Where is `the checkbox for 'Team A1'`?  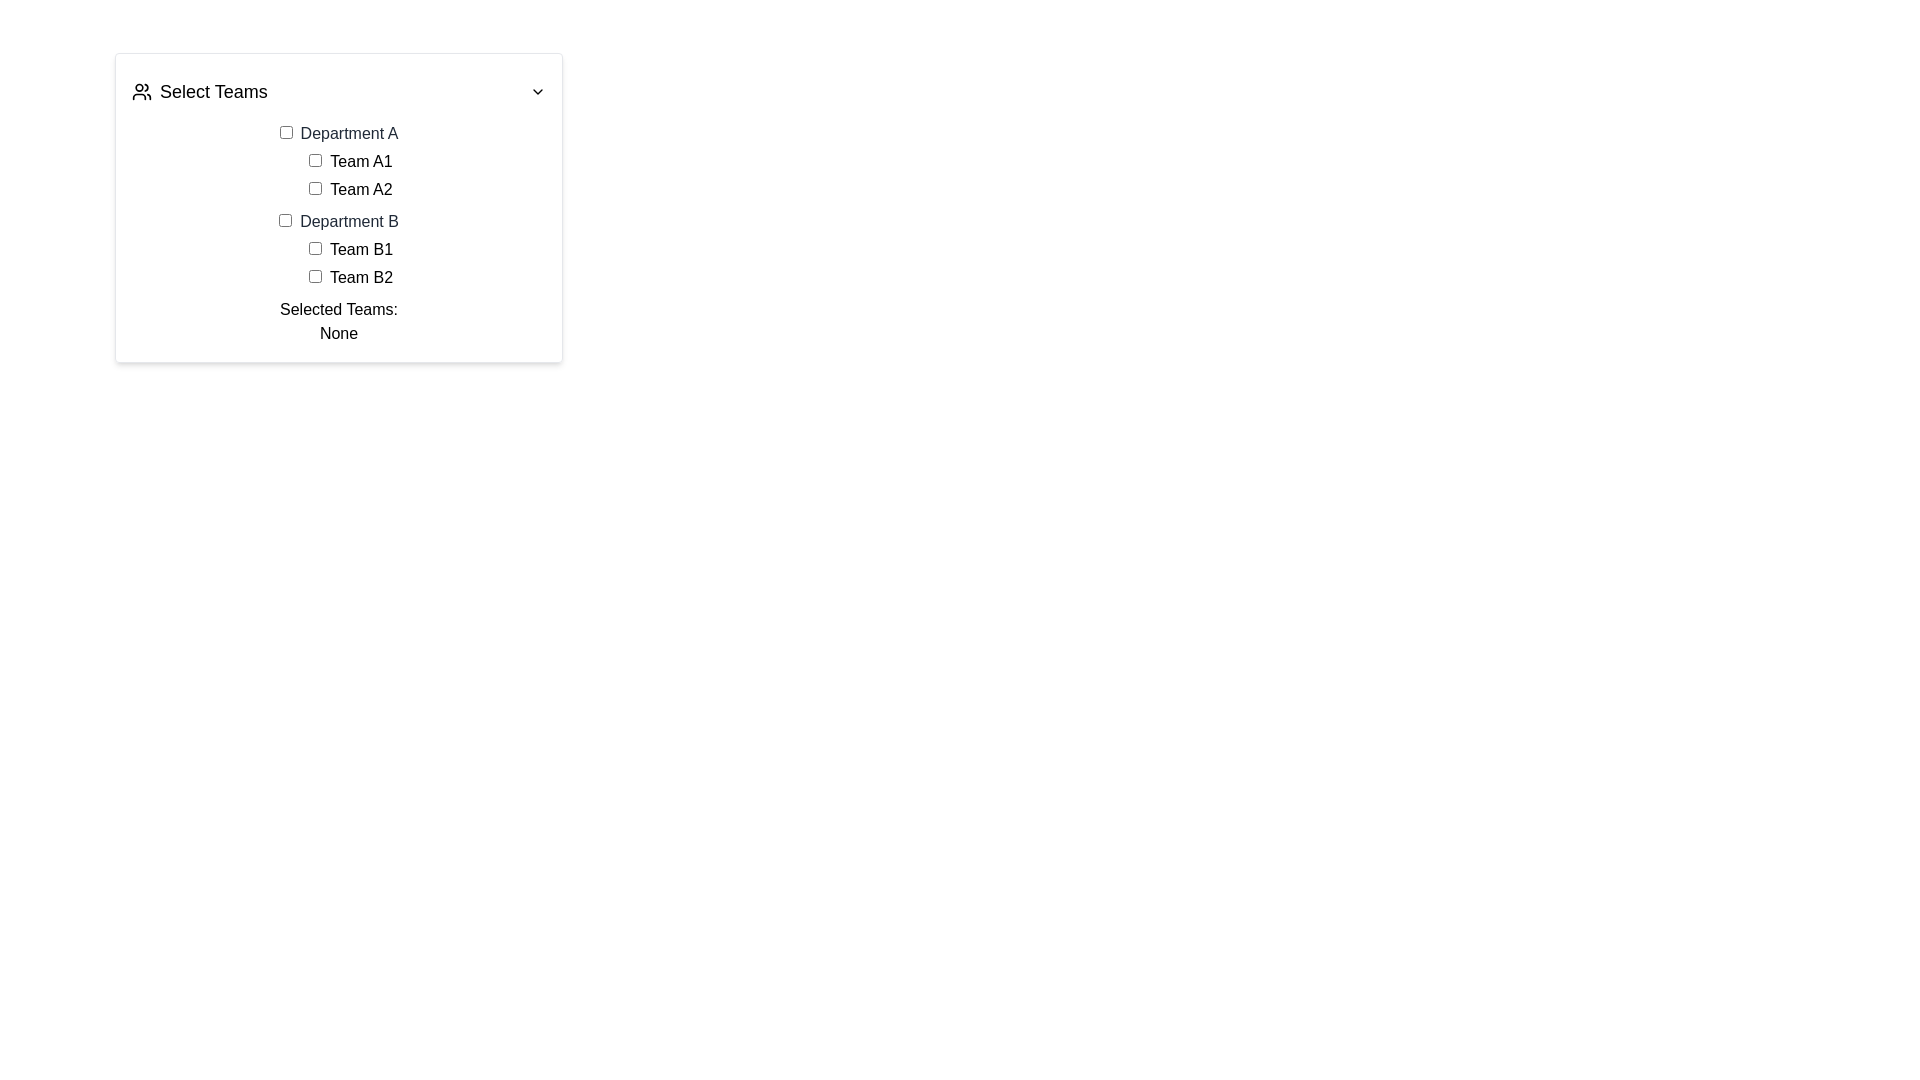 the checkbox for 'Team A1' is located at coordinates (314, 159).